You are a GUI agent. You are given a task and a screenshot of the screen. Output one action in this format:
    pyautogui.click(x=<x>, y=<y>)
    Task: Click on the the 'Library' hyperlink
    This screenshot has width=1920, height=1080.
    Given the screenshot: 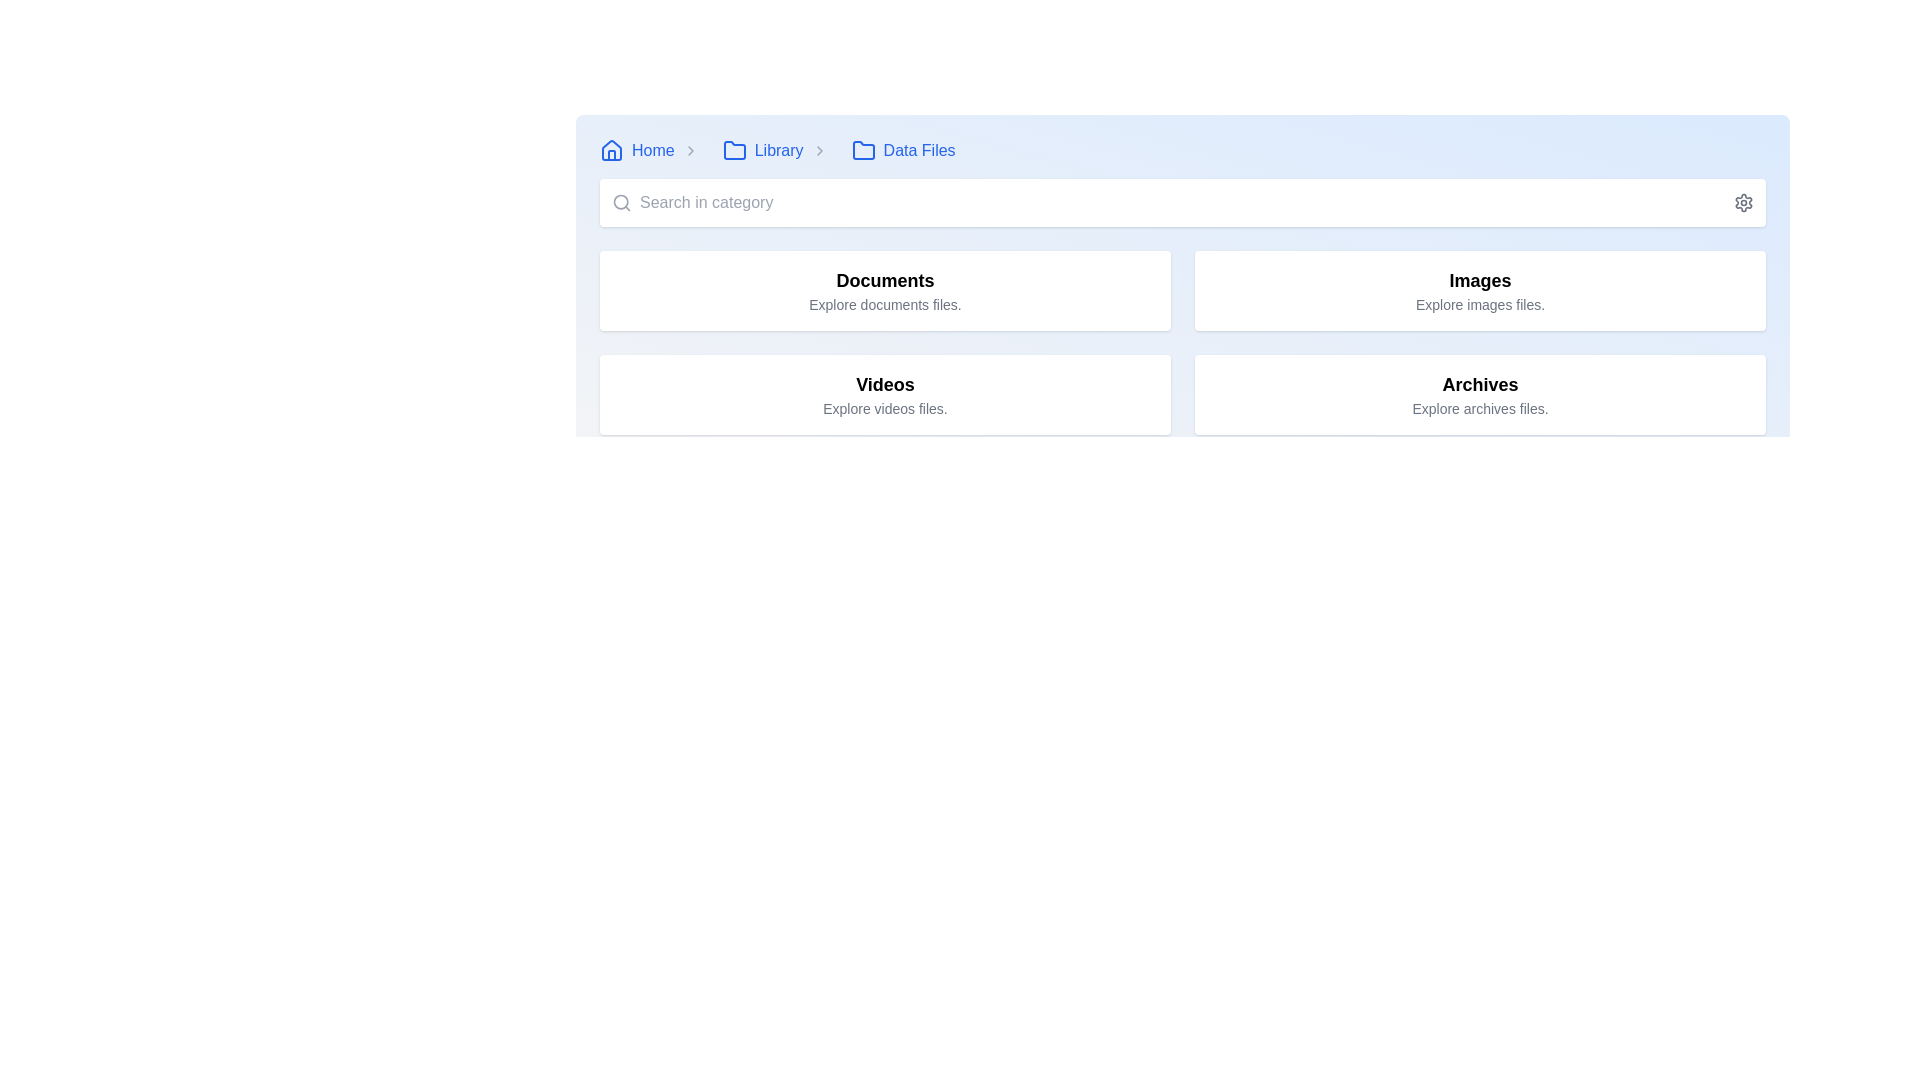 What is the action you would take?
    pyautogui.click(x=762, y=149)
    